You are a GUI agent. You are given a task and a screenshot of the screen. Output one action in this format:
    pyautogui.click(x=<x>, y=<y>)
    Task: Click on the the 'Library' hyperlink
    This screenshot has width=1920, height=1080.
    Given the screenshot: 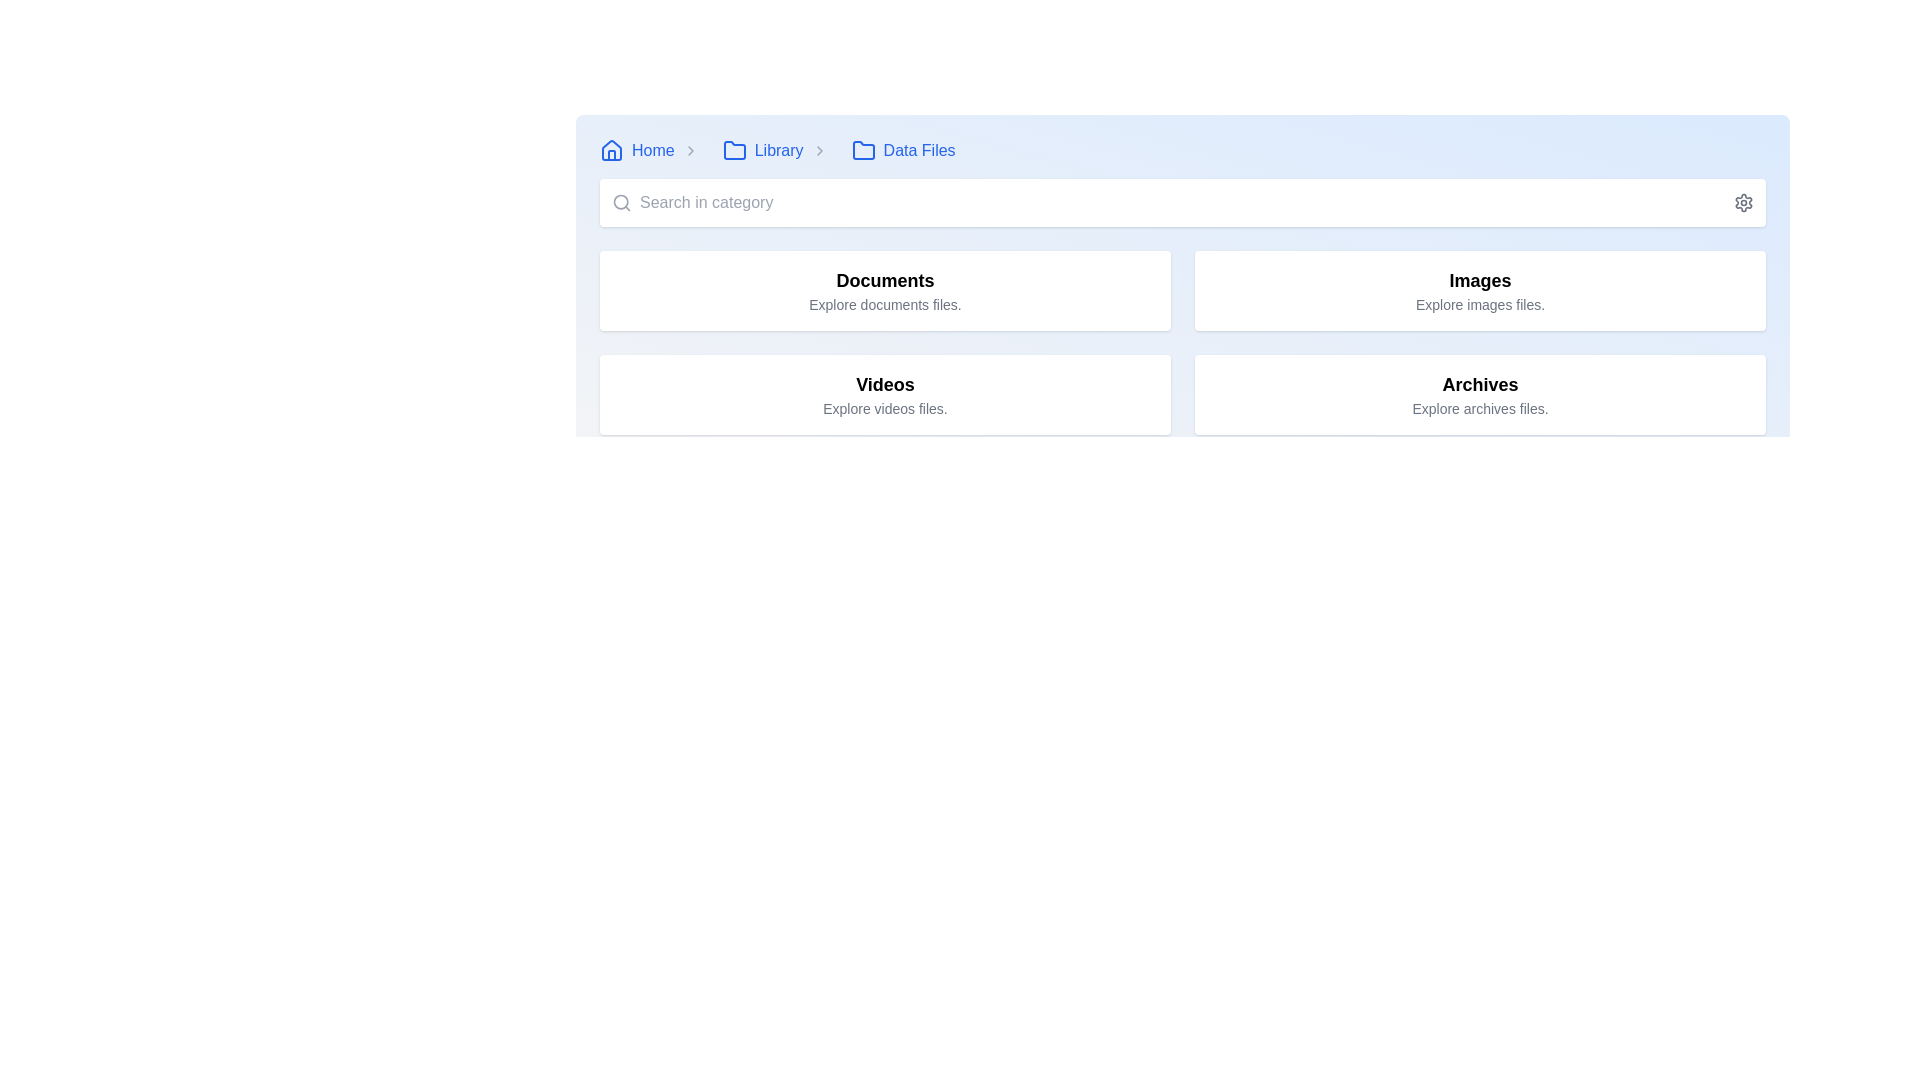 What is the action you would take?
    pyautogui.click(x=762, y=149)
    